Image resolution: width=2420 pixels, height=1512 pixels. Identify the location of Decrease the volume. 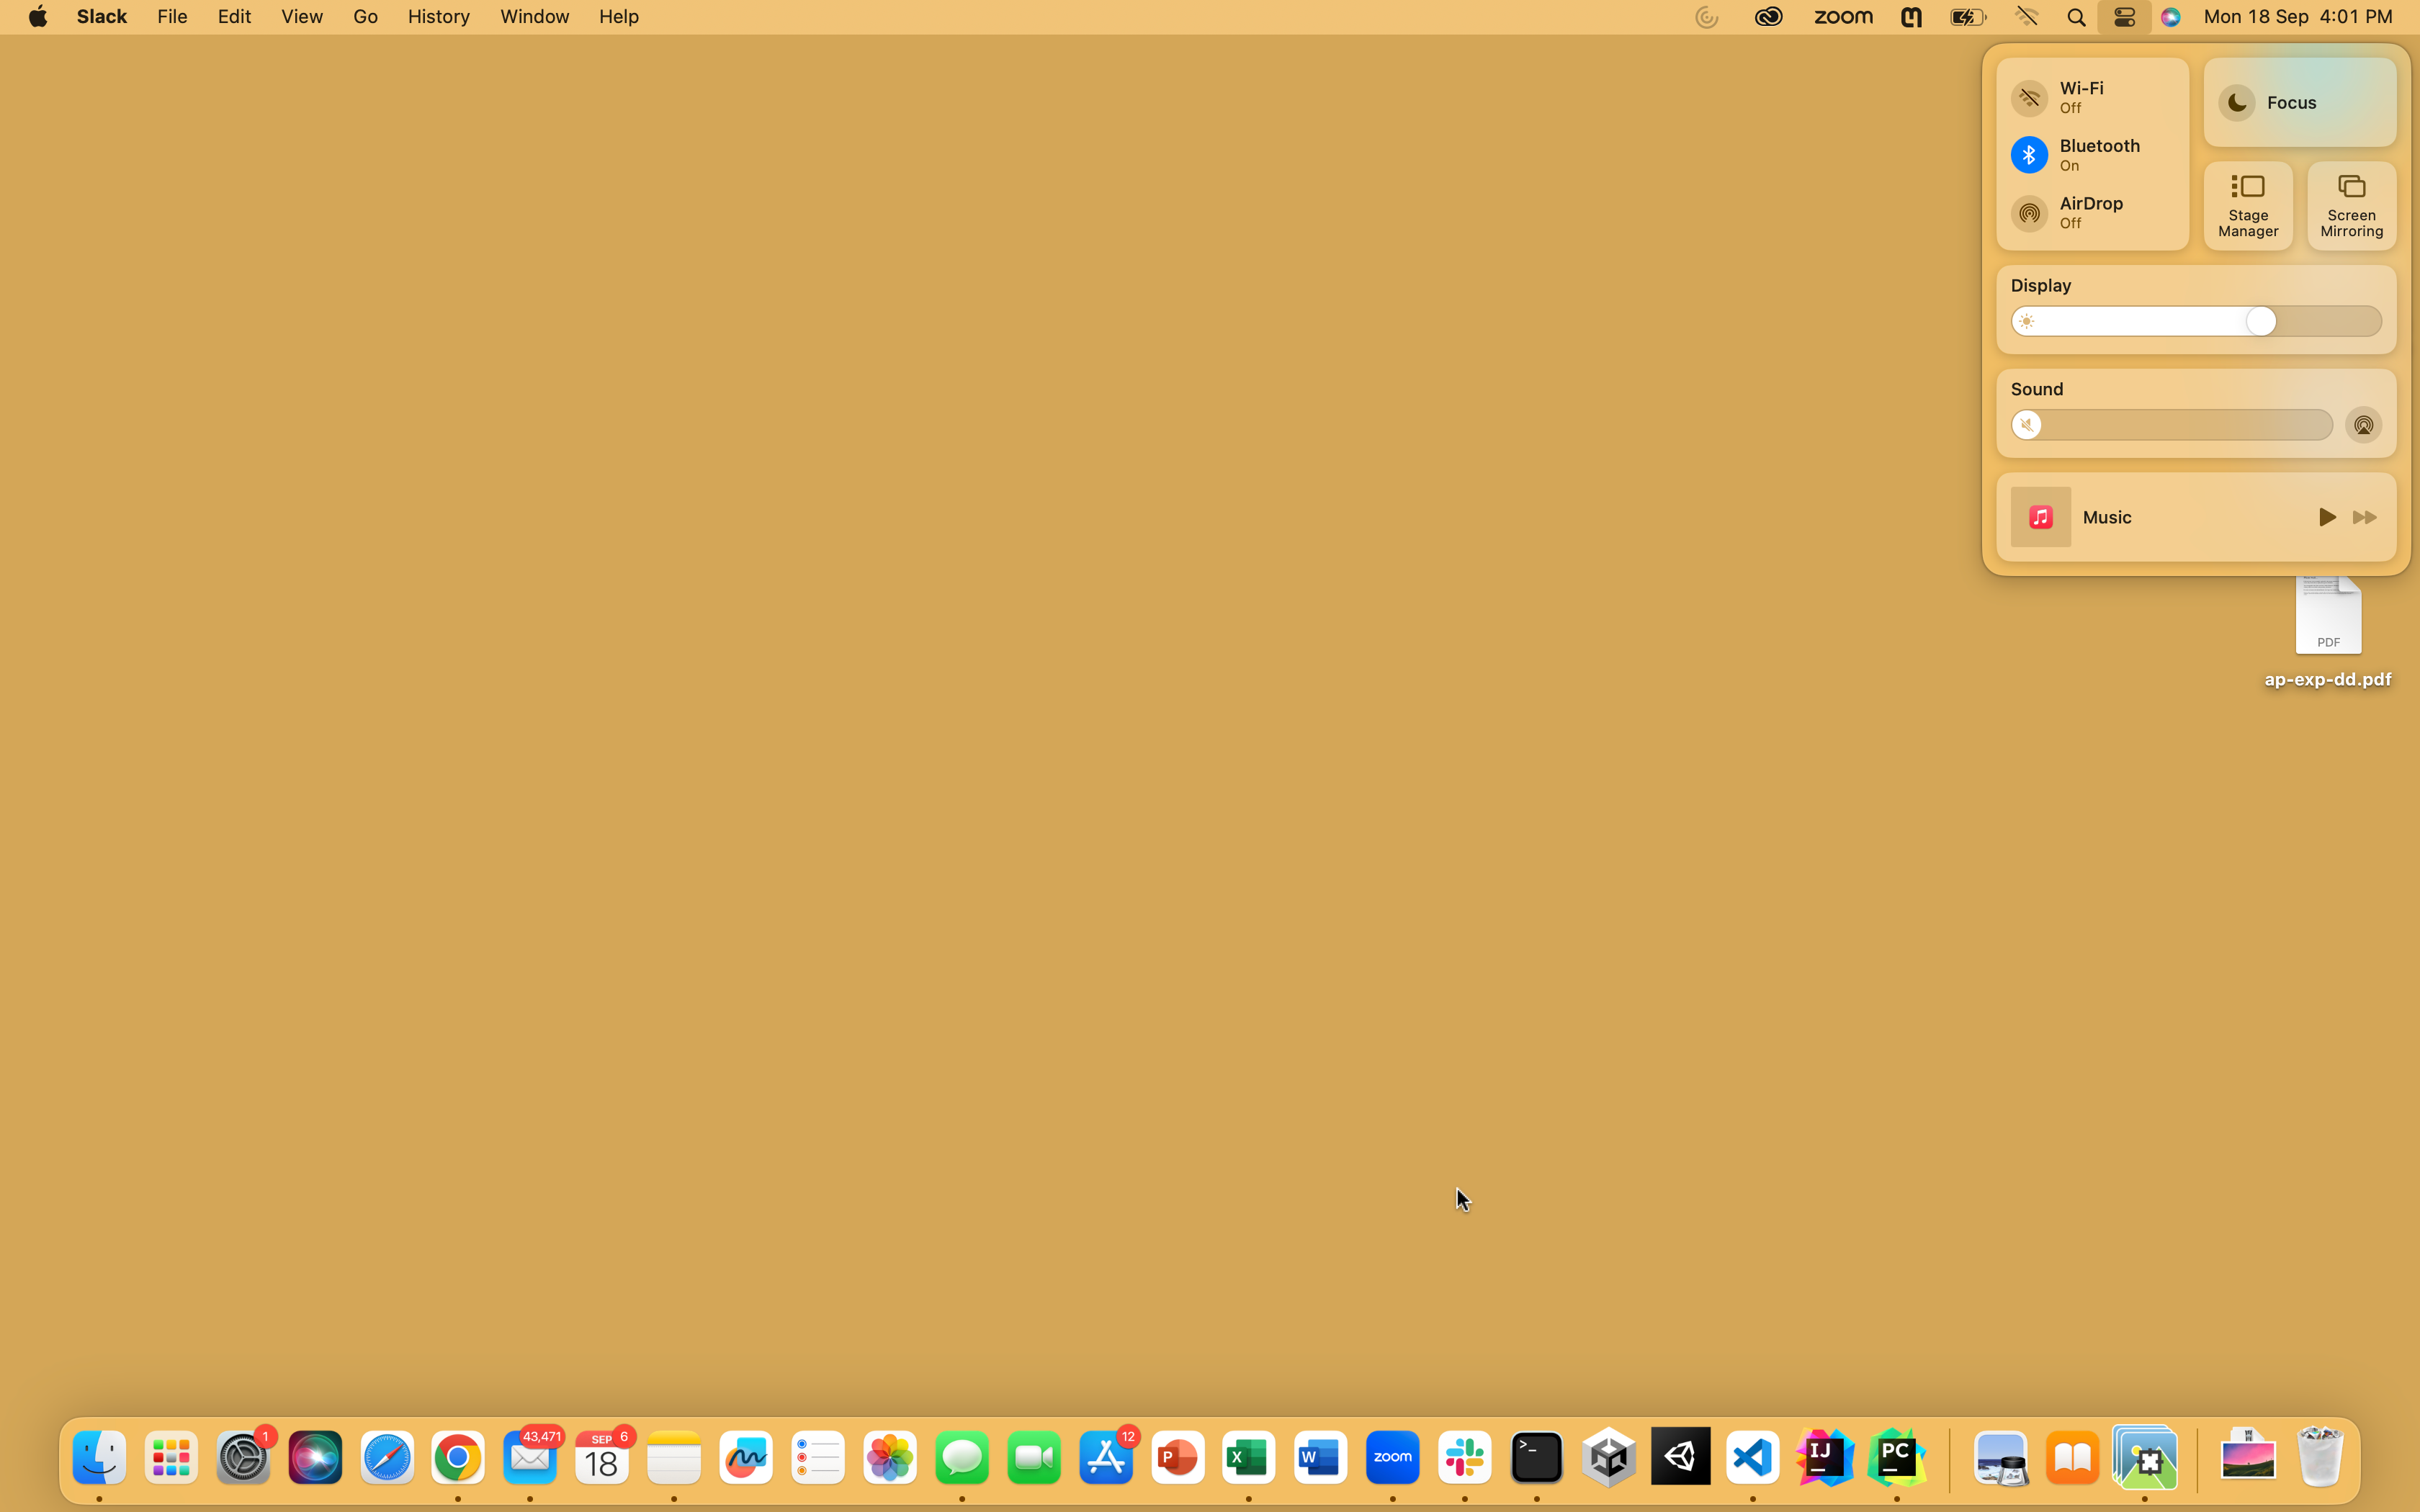
(2035, 423).